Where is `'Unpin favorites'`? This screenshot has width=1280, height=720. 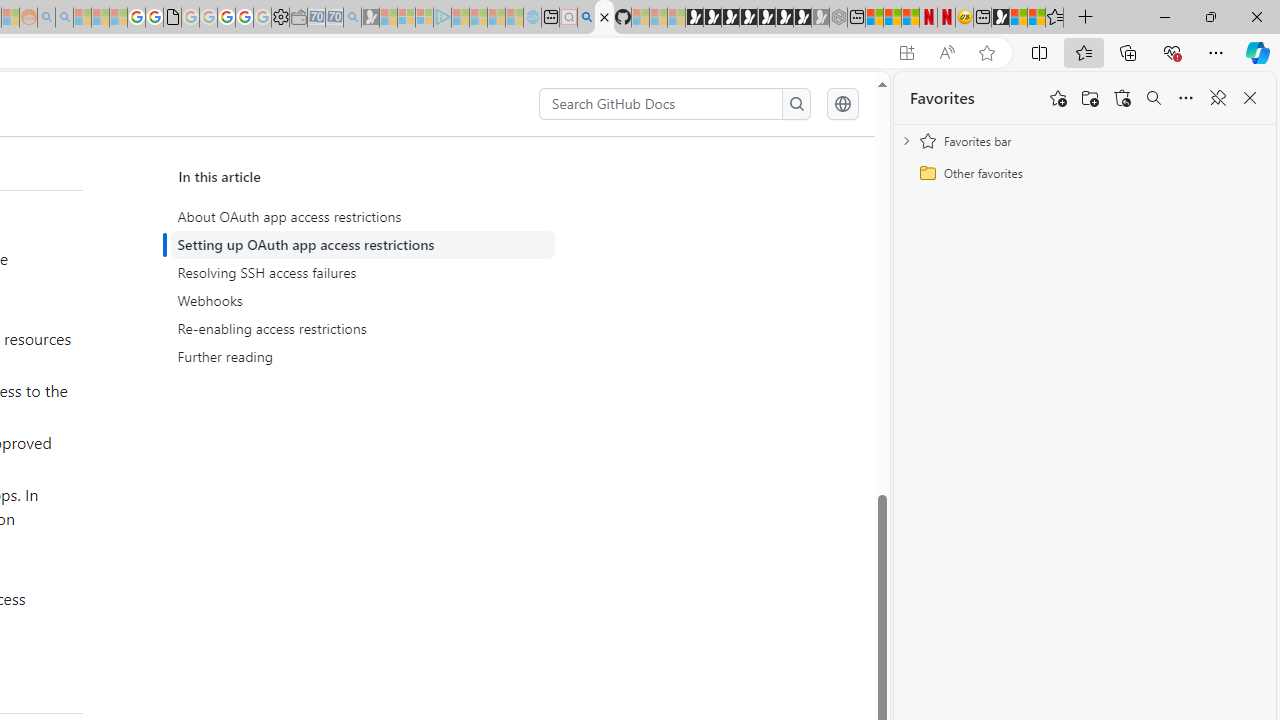
'Unpin favorites' is located at coordinates (1216, 98).